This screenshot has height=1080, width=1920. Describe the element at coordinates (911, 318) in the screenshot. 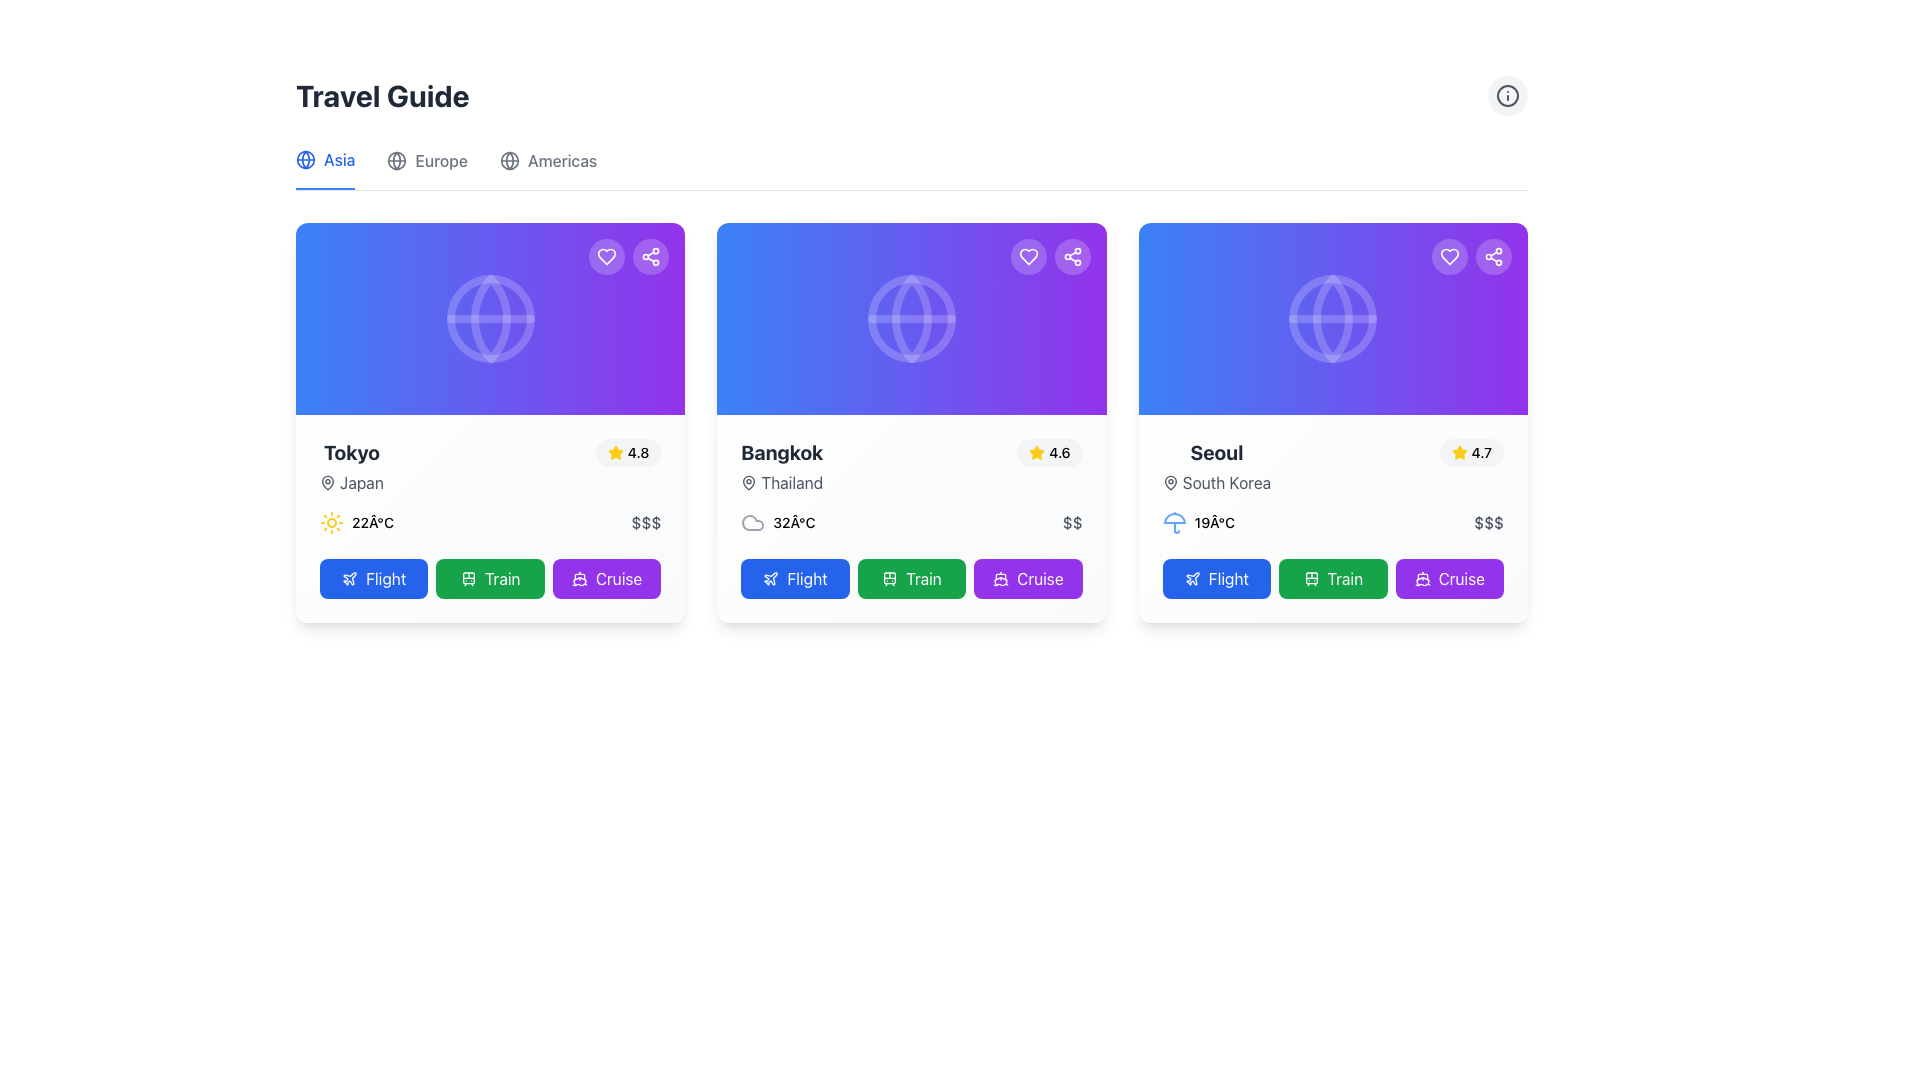

I see `the globe icon, which is a decorative element located in the upper section of the Bangkok card, characterized by its translucent white color and gradient purple background` at that location.